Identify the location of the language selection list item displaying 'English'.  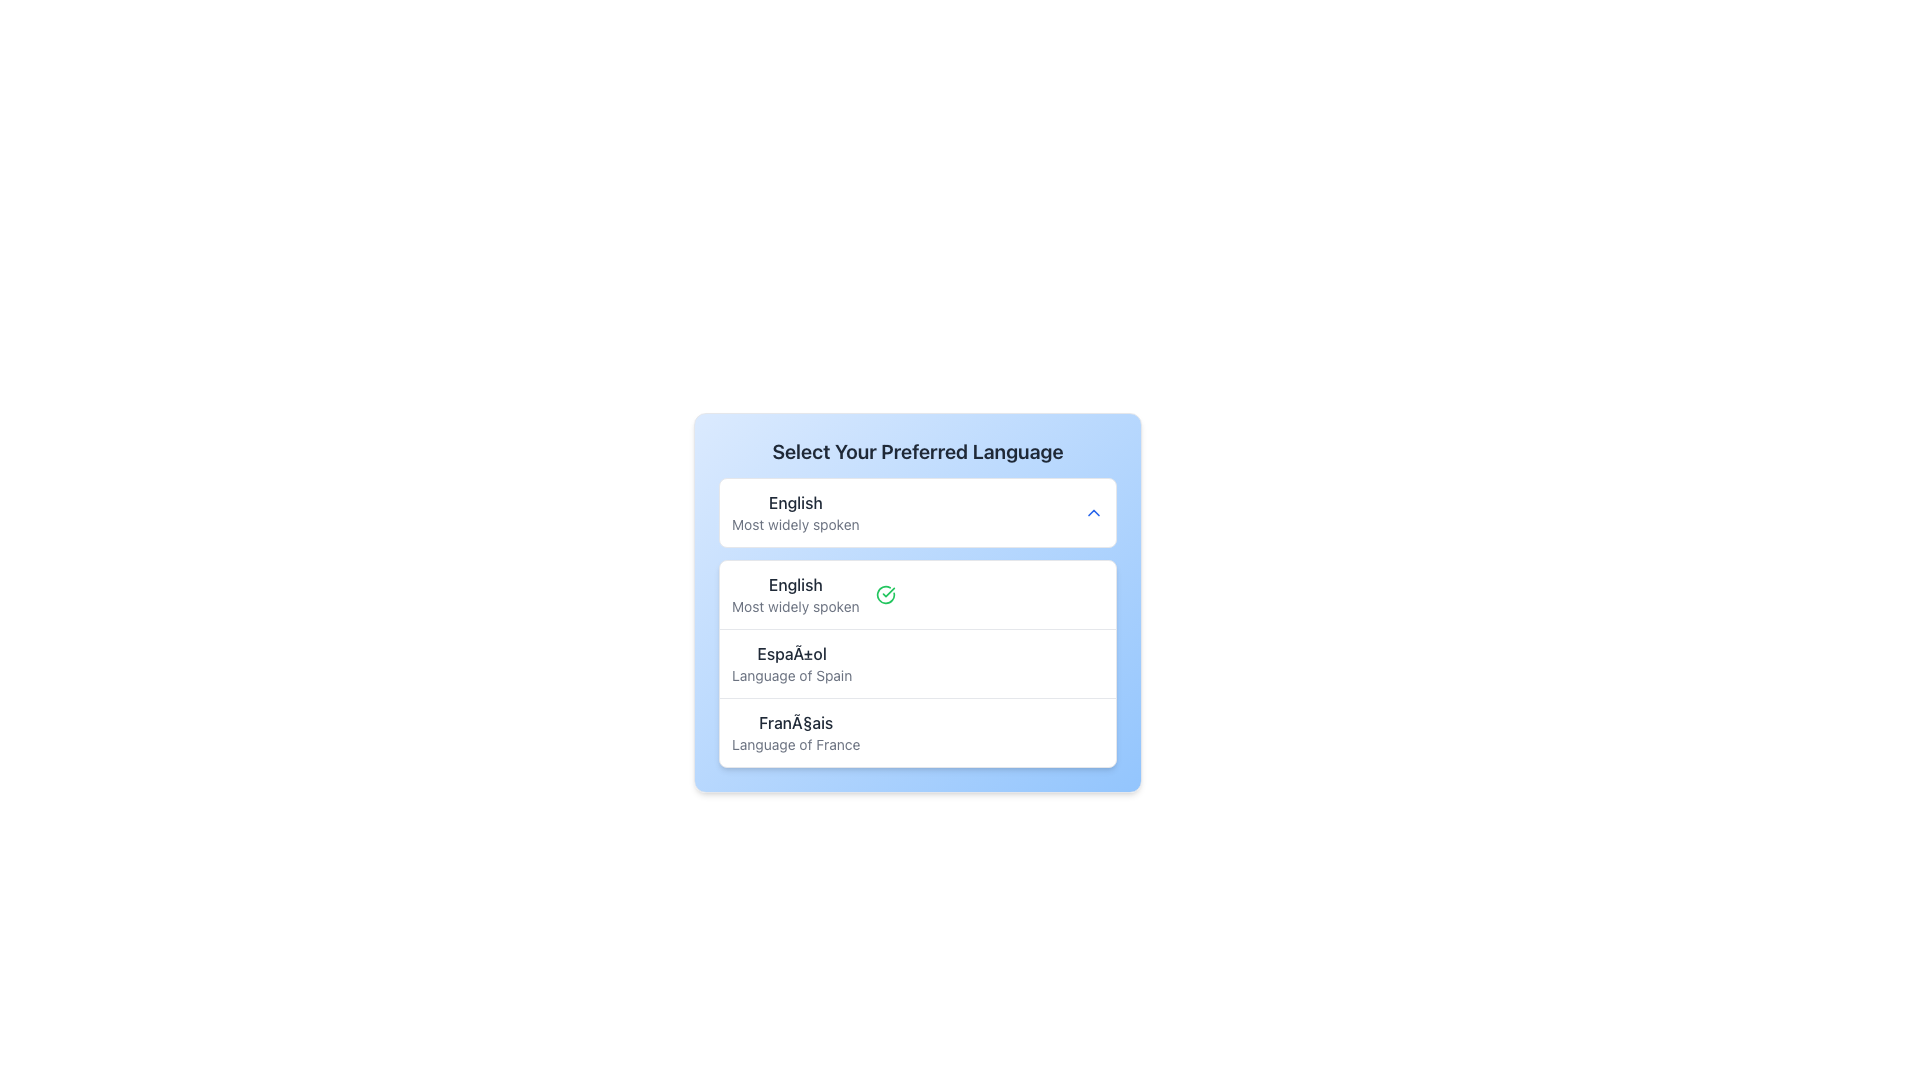
(794, 593).